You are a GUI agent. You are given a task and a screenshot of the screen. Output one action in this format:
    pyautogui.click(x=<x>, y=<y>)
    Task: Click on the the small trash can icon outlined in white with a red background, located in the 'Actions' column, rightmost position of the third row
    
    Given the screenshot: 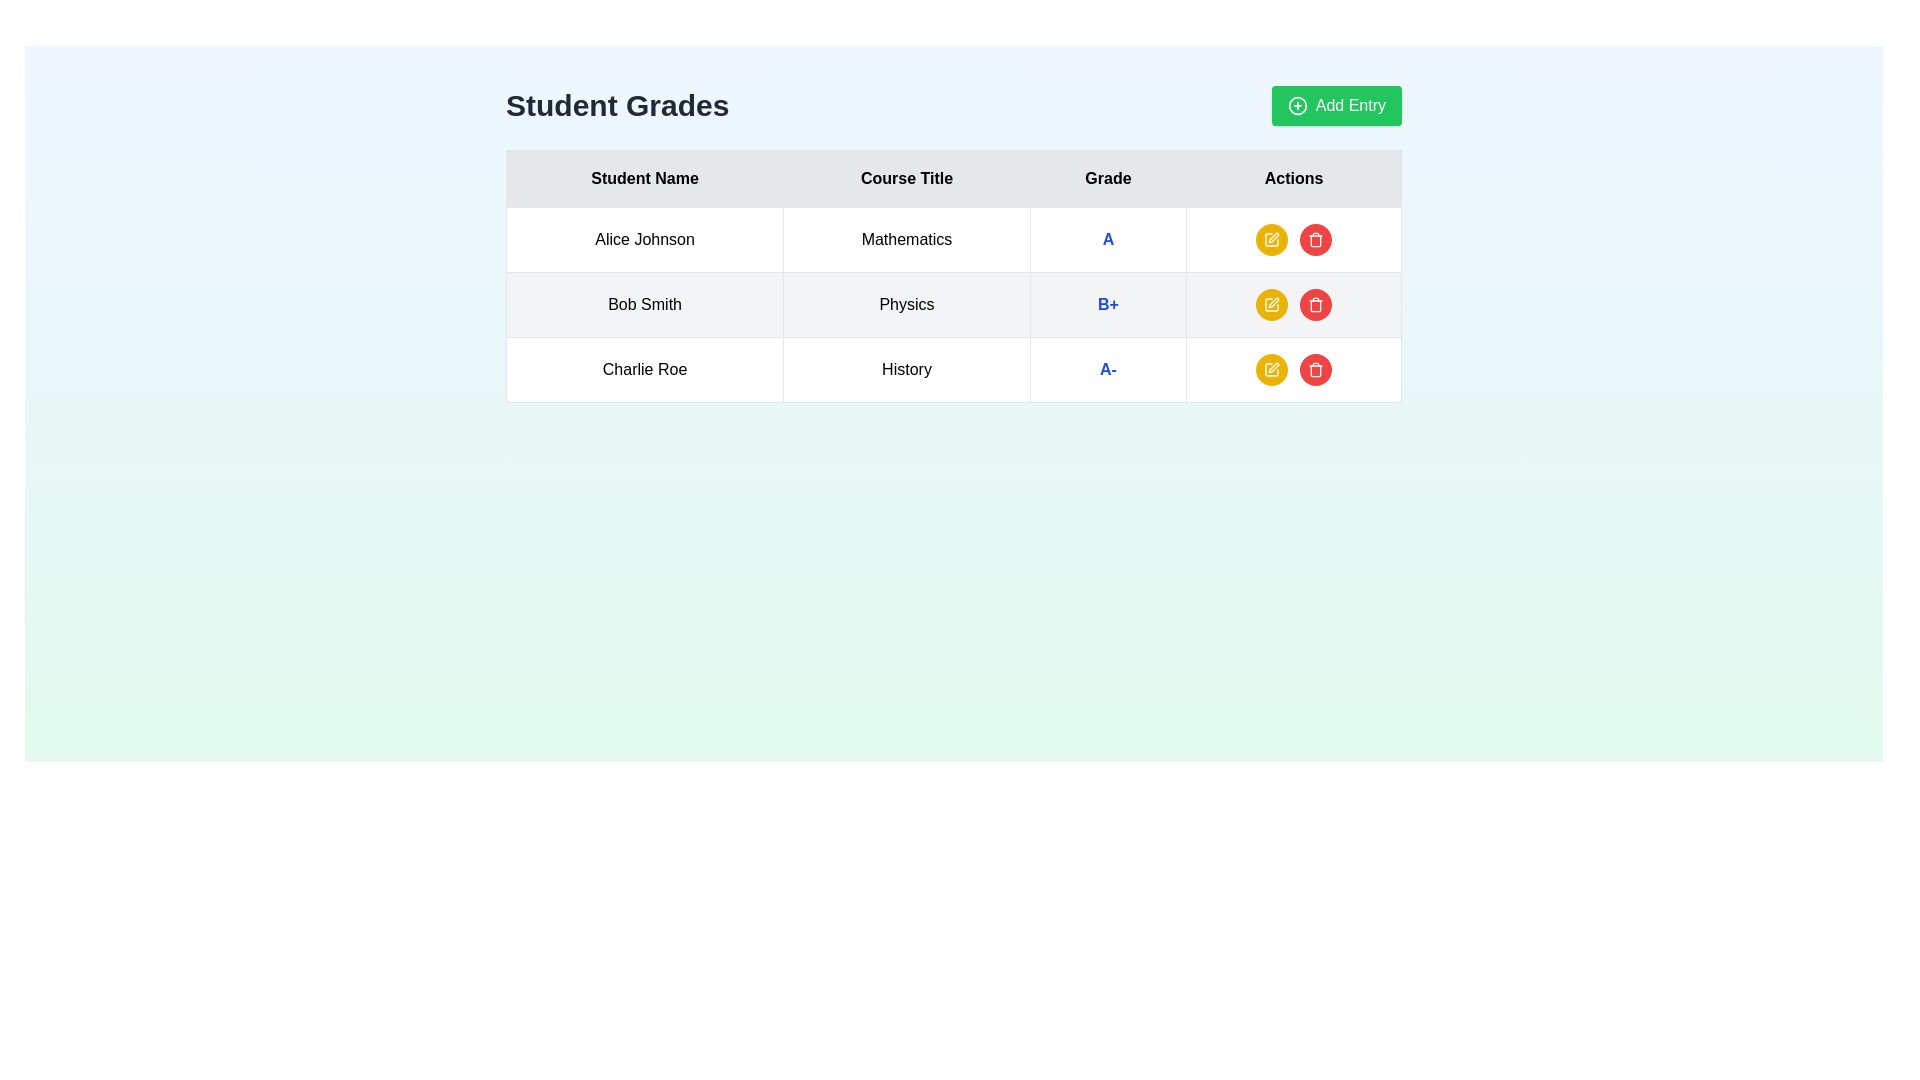 What is the action you would take?
    pyautogui.click(x=1315, y=238)
    